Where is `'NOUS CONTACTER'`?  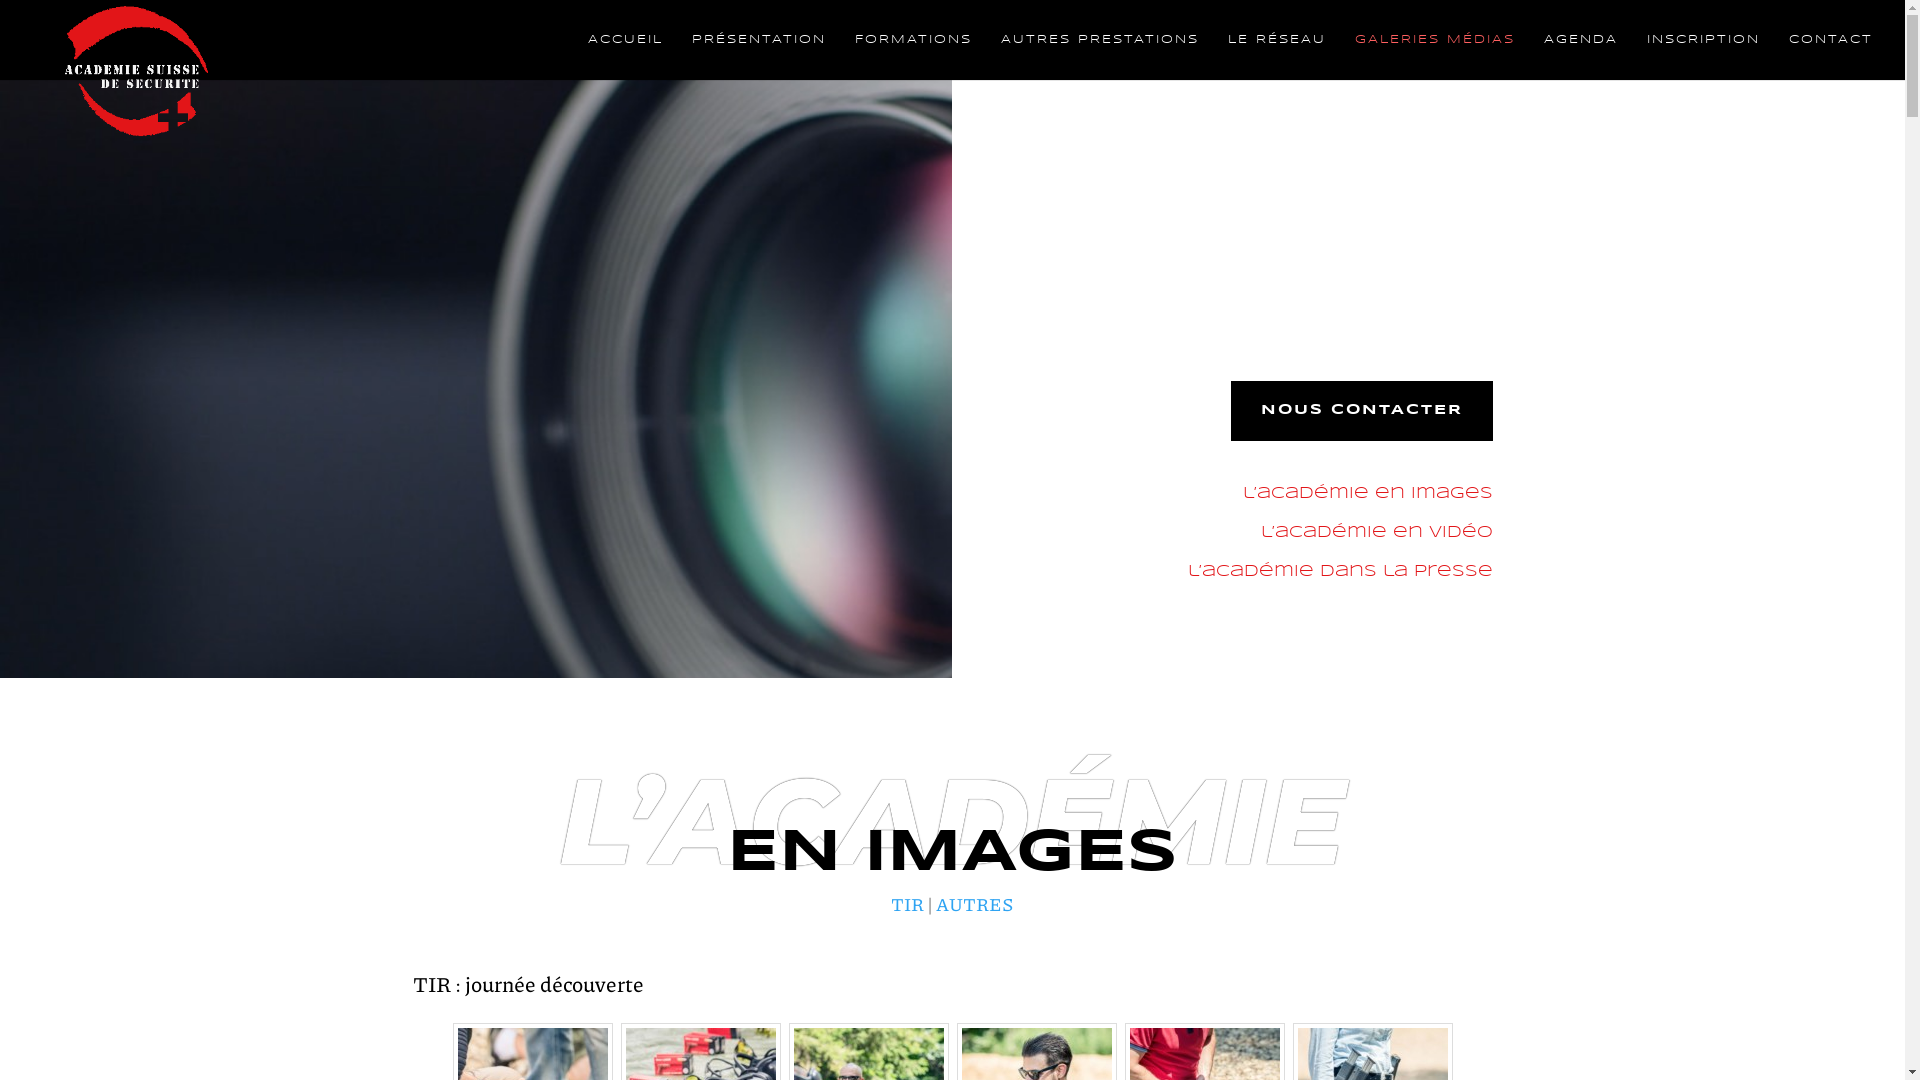
'NOUS CONTACTER' is located at coordinates (1360, 410).